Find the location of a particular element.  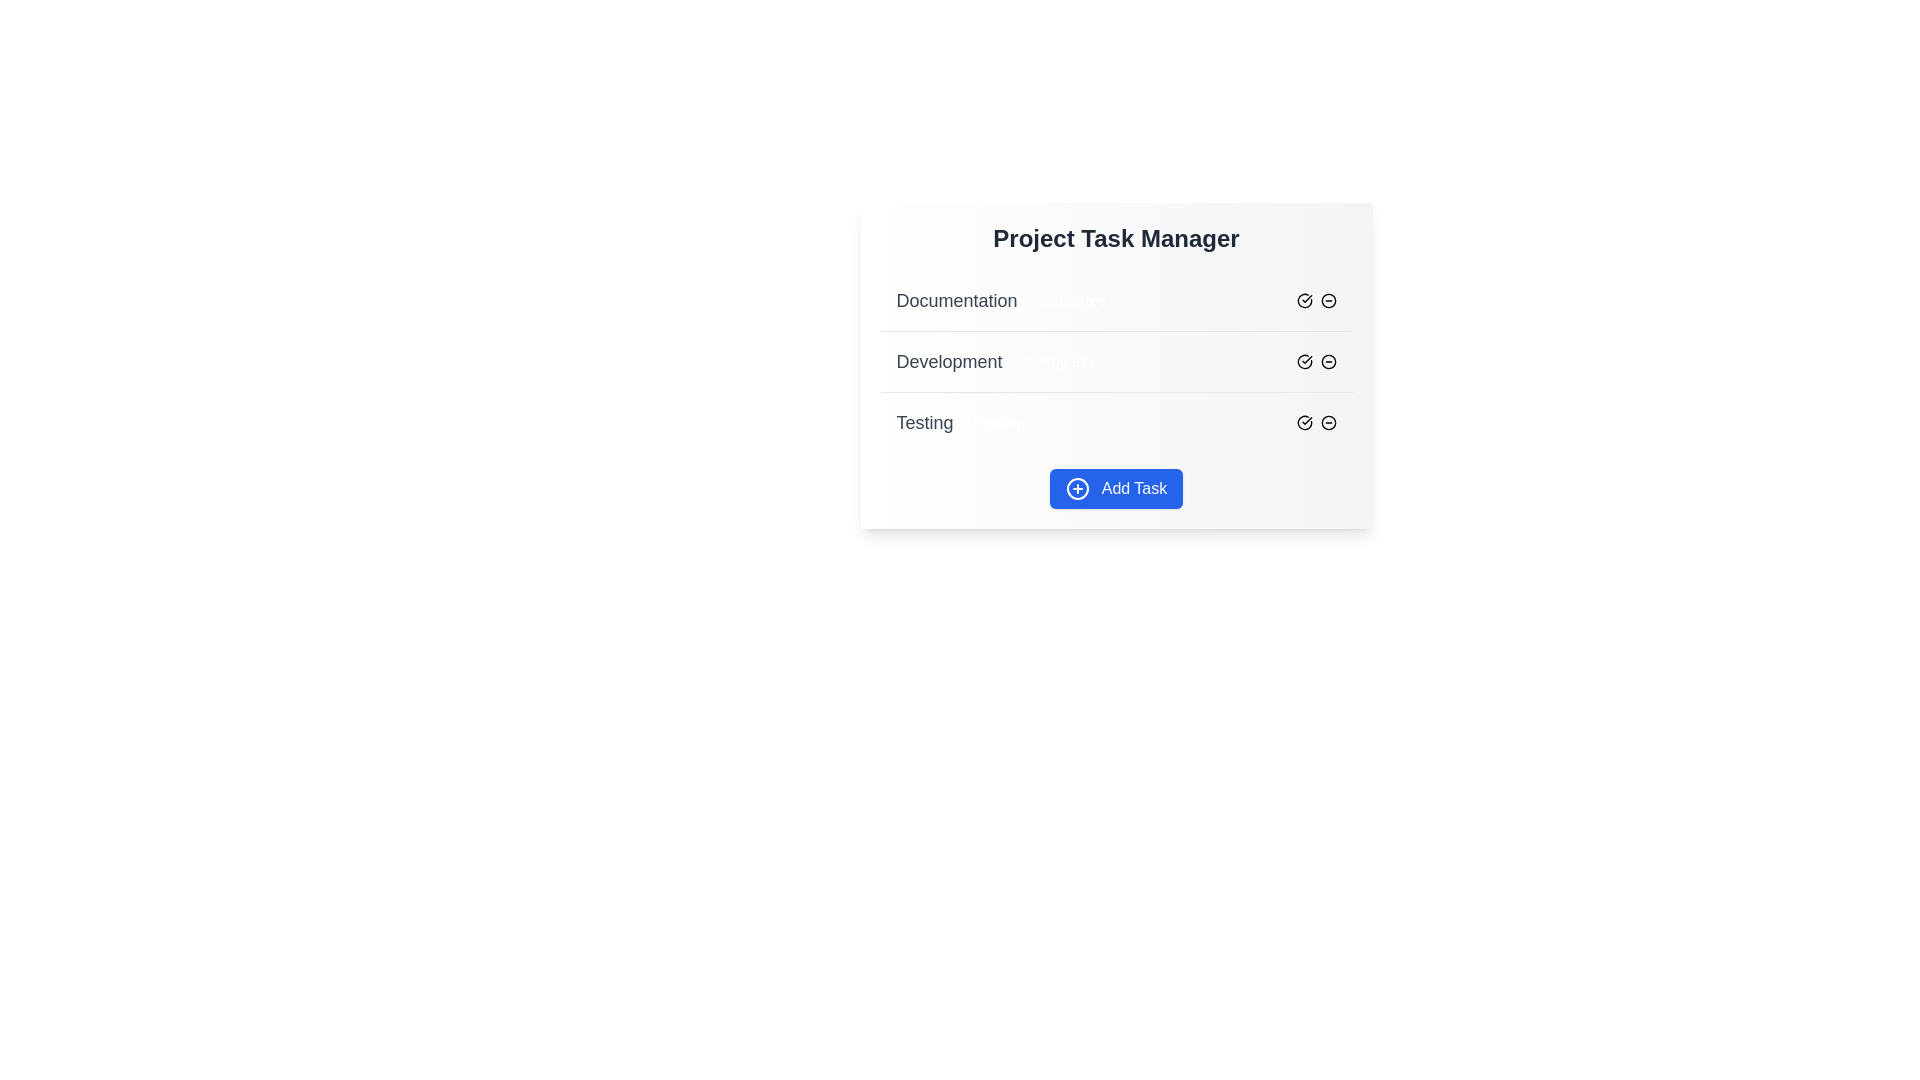

the first task row labeled 'Documentation' in the task management list, which includes a status indicator 'Completed' with a green background is located at coordinates (1115, 301).